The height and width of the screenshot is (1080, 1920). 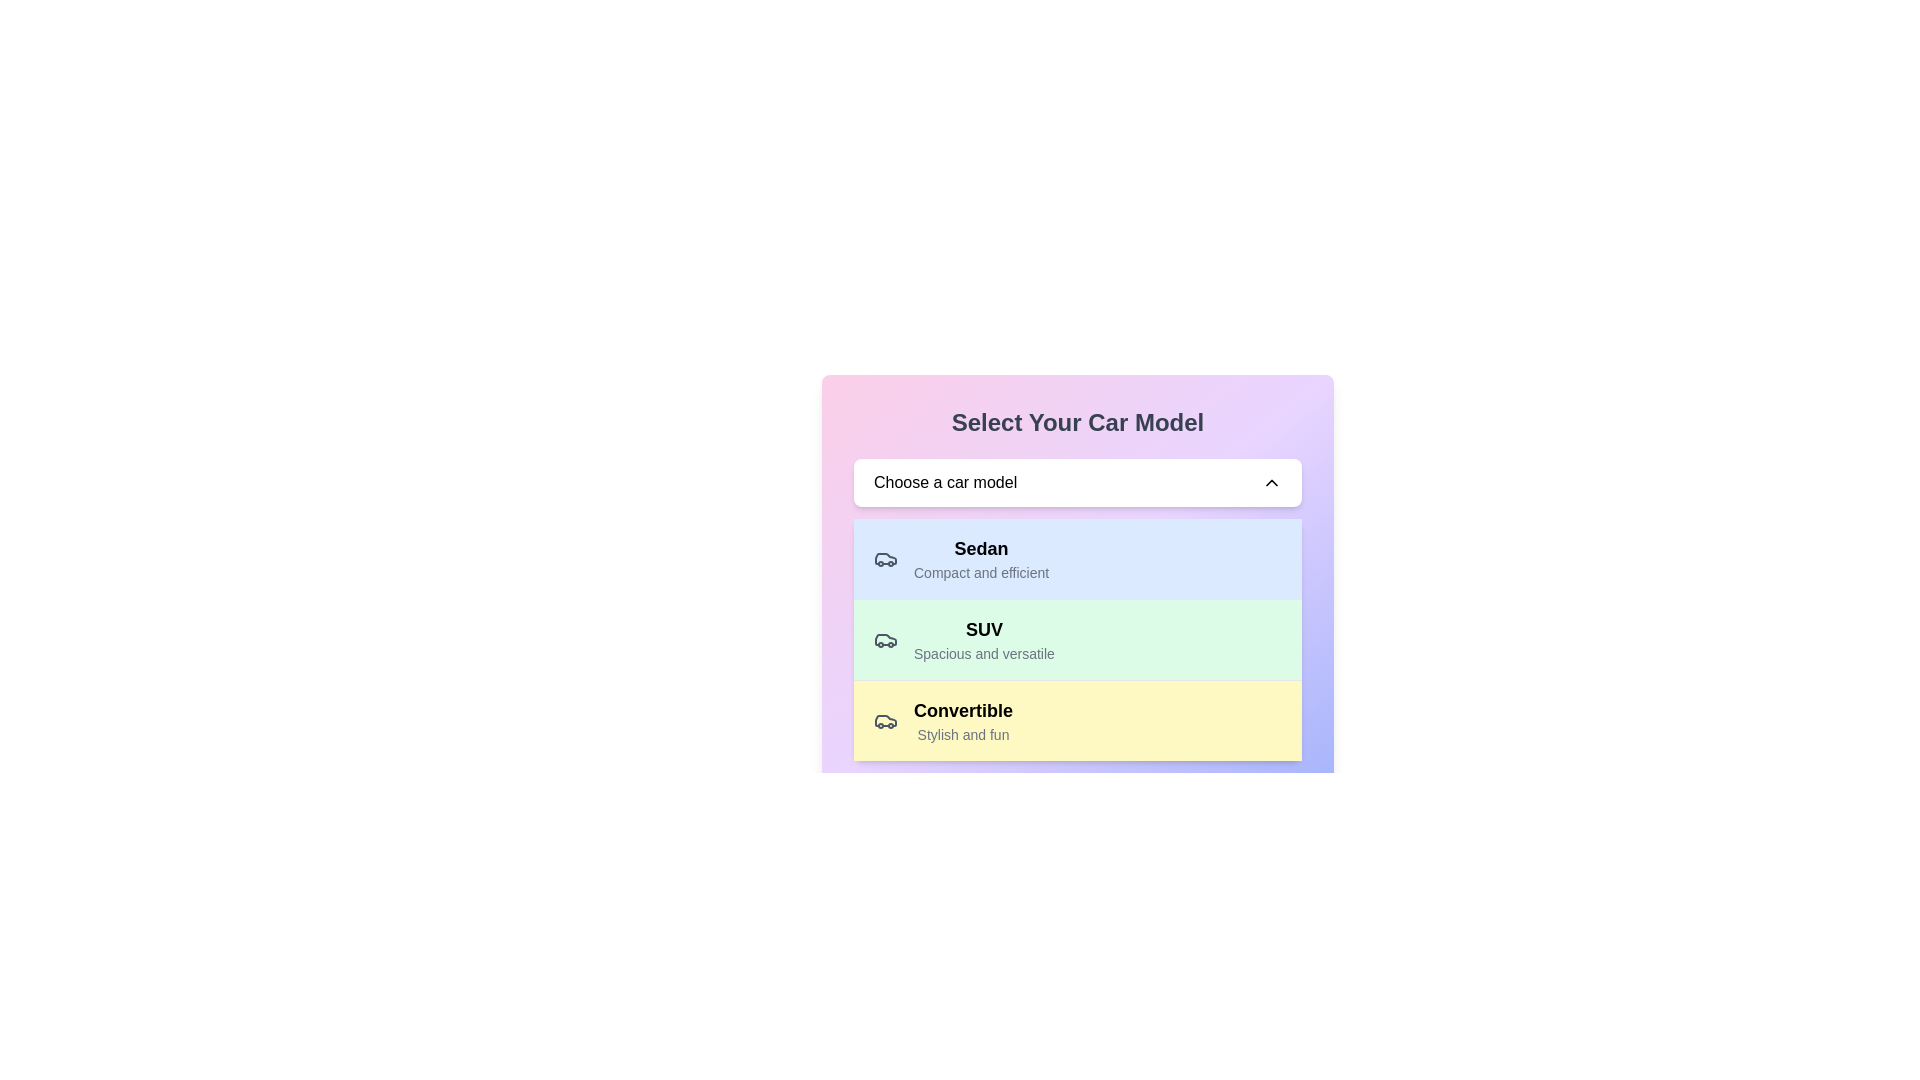 I want to click on the first option in the selectable list, so click(x=1077, y=559).